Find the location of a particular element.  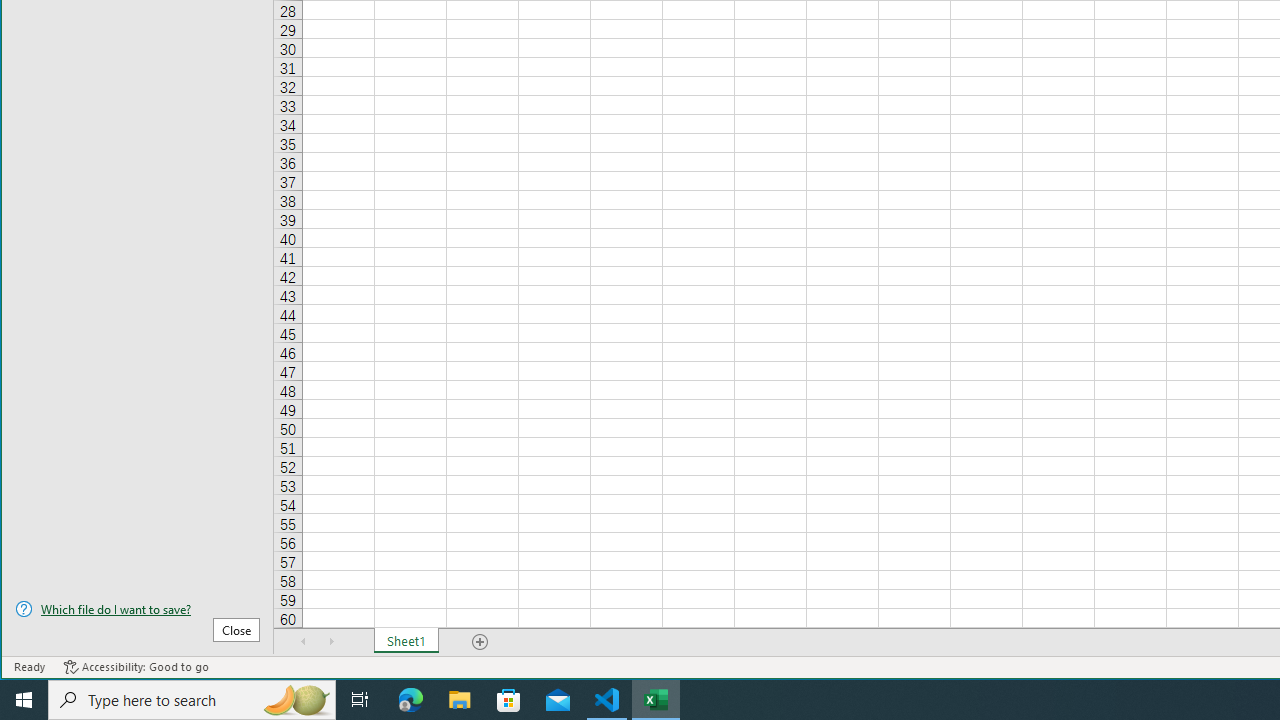

'Microsoft Edge' is located at coordinates (410, 698).